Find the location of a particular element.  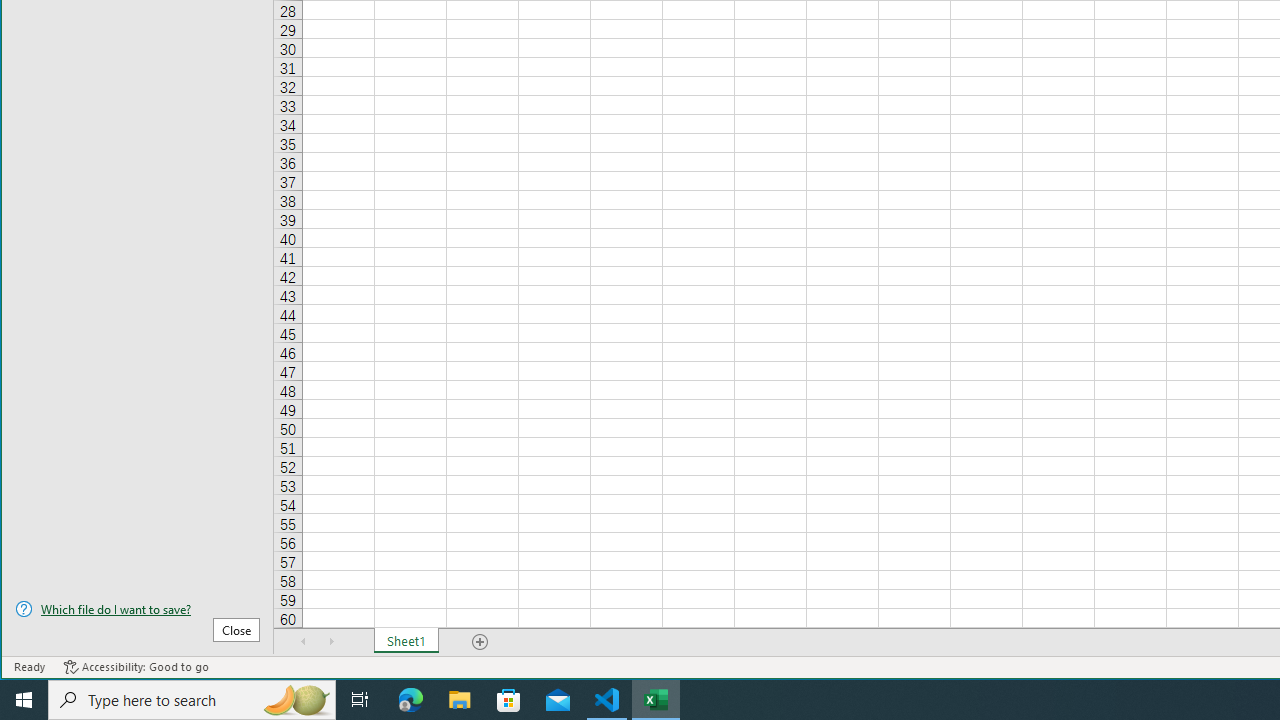

'Microsoft Edge' is located at coordinates (410, 698).